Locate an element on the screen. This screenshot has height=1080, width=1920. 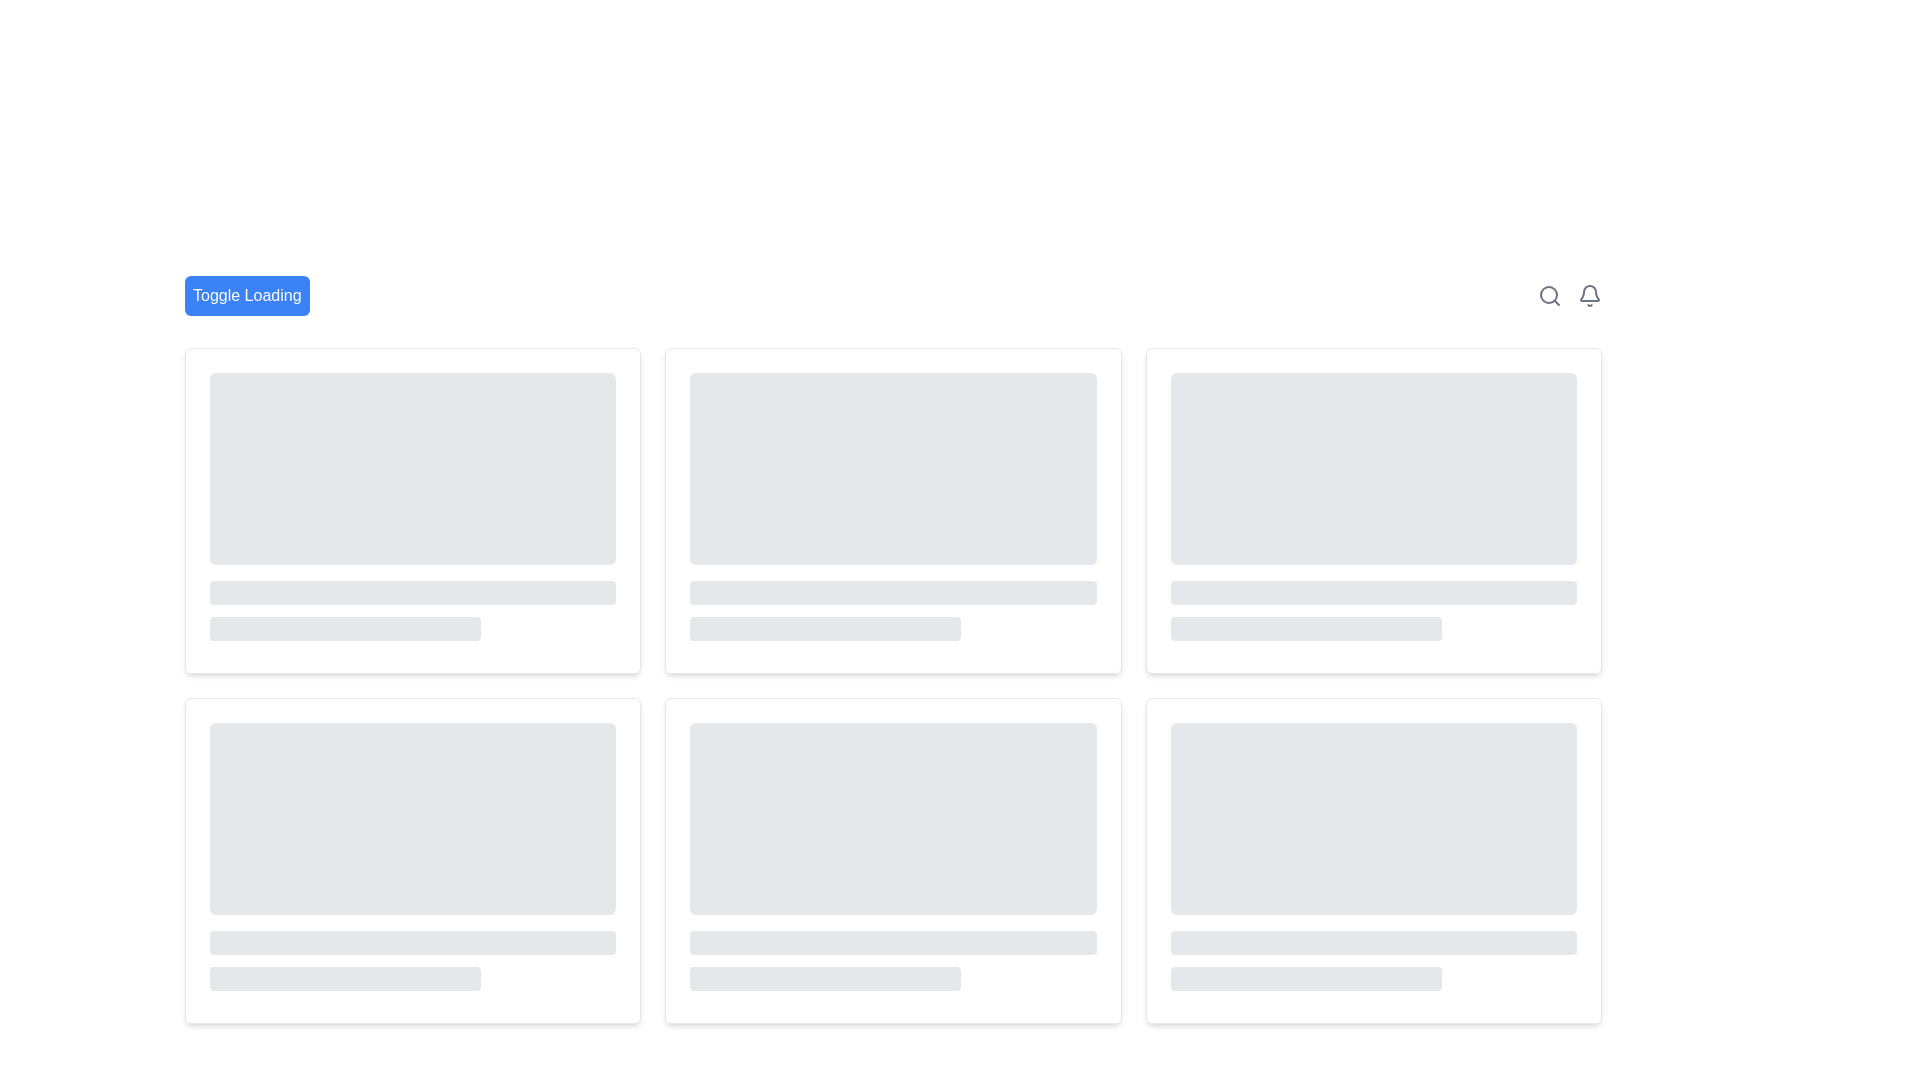
the centrally aligned placeholder that indicates a loading state, positioned between two other elements is located at coordinates (412, 592).